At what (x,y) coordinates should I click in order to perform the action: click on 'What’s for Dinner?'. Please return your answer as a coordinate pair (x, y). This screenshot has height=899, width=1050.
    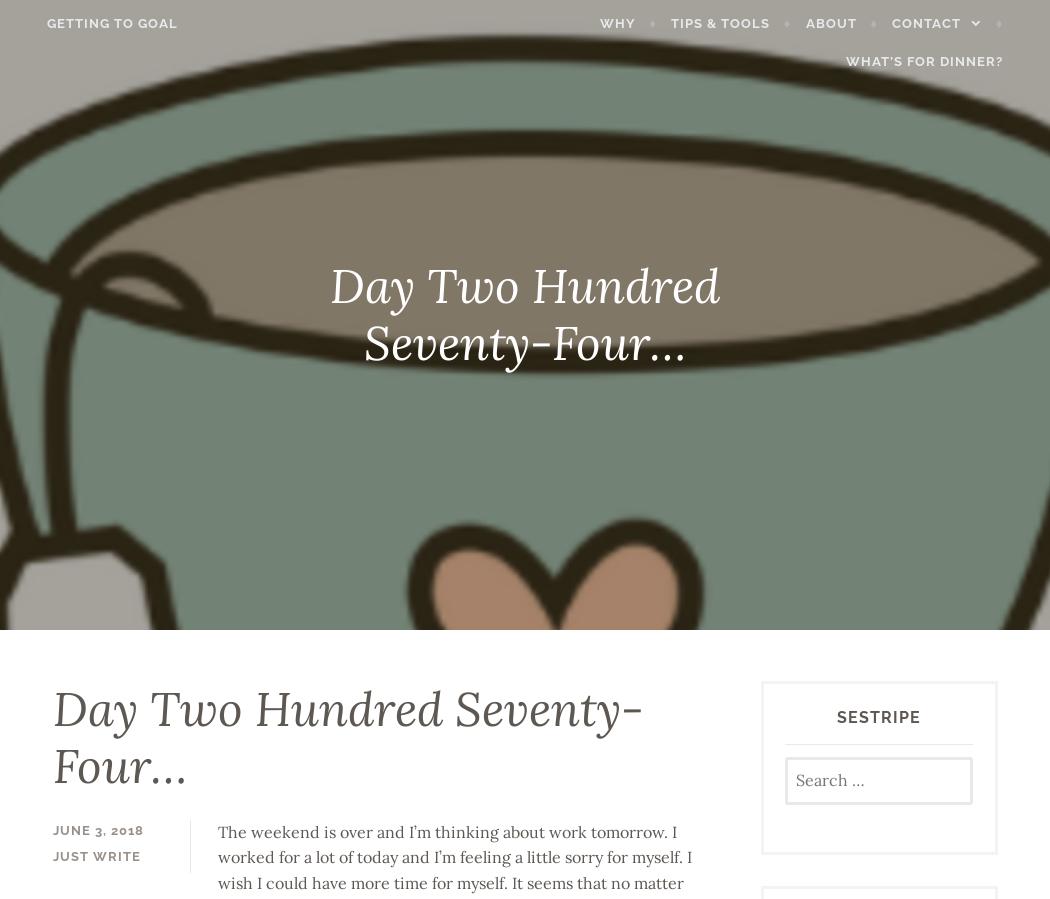
    Looking at the image, I should click on (944, 60).